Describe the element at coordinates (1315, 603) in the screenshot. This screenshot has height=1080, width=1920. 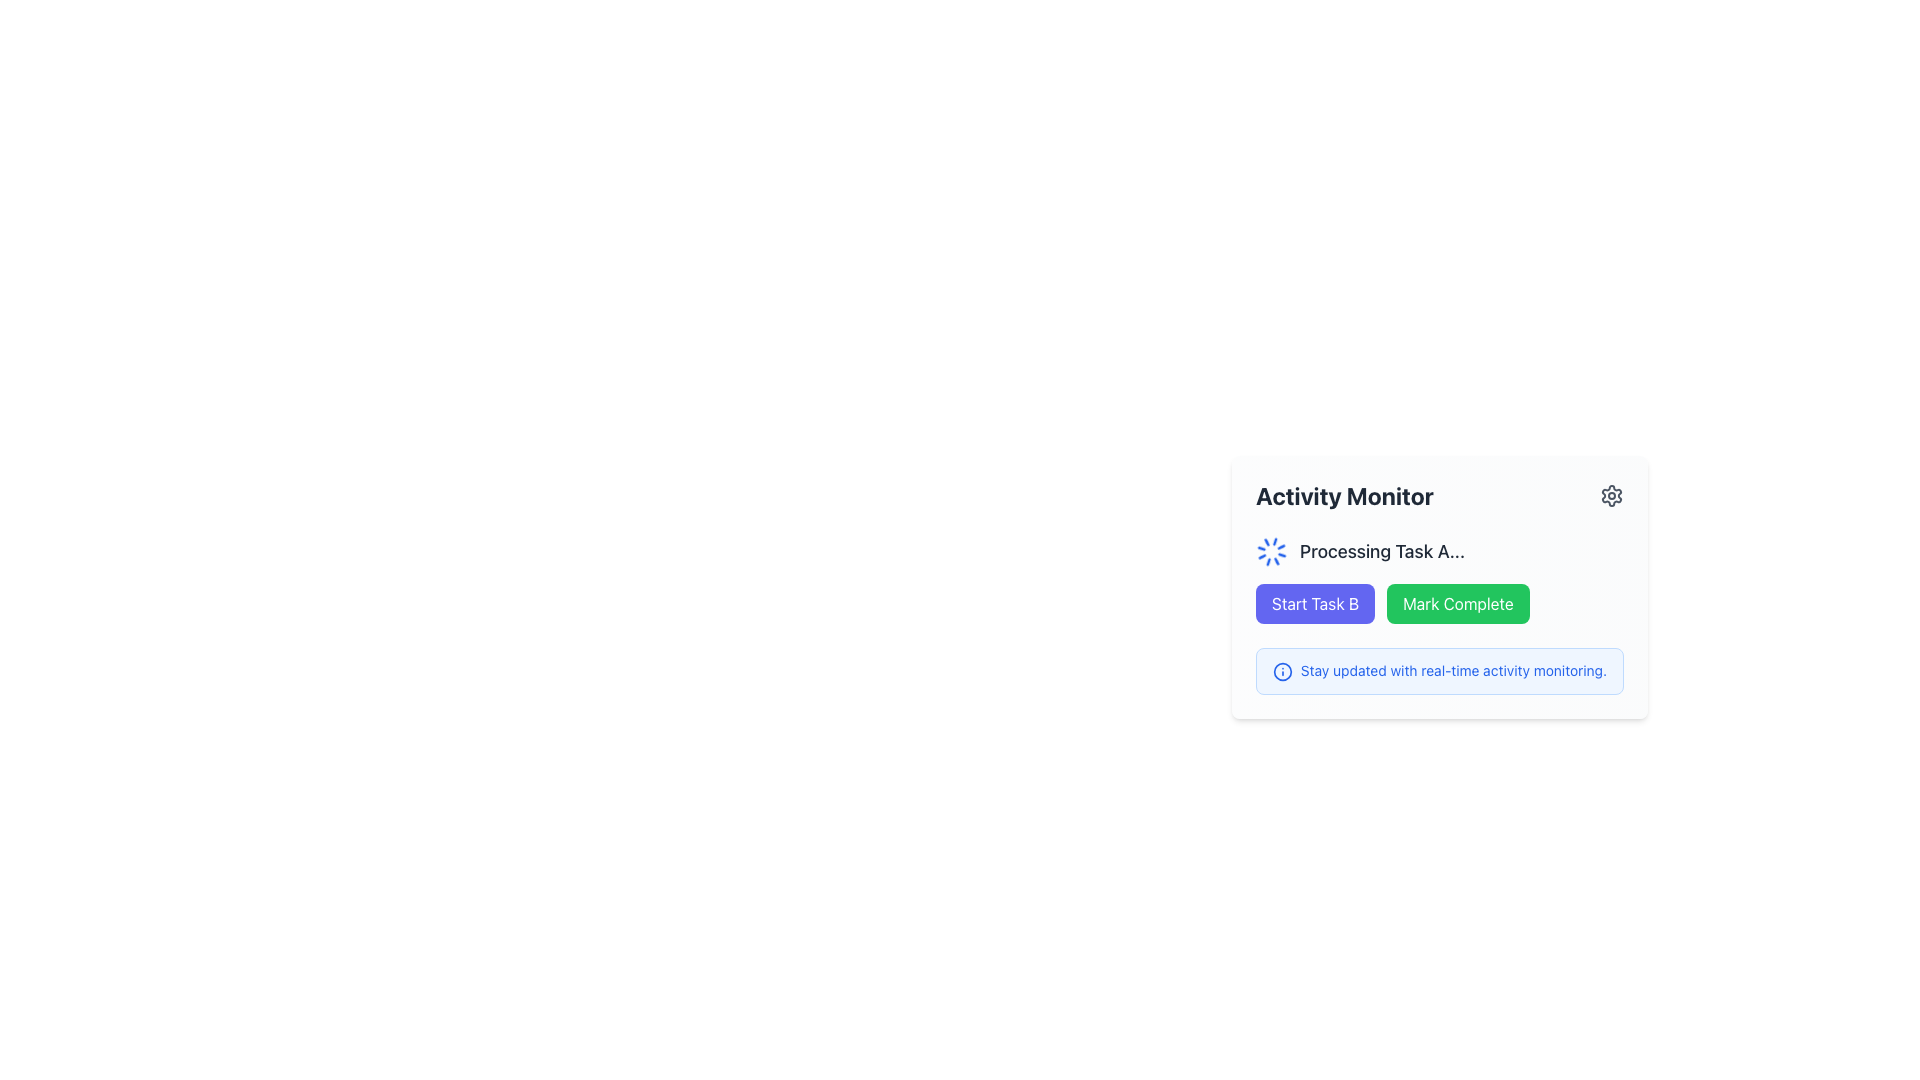
I see `the first button in the lower right section of the interface to initiate Task B` at that location.